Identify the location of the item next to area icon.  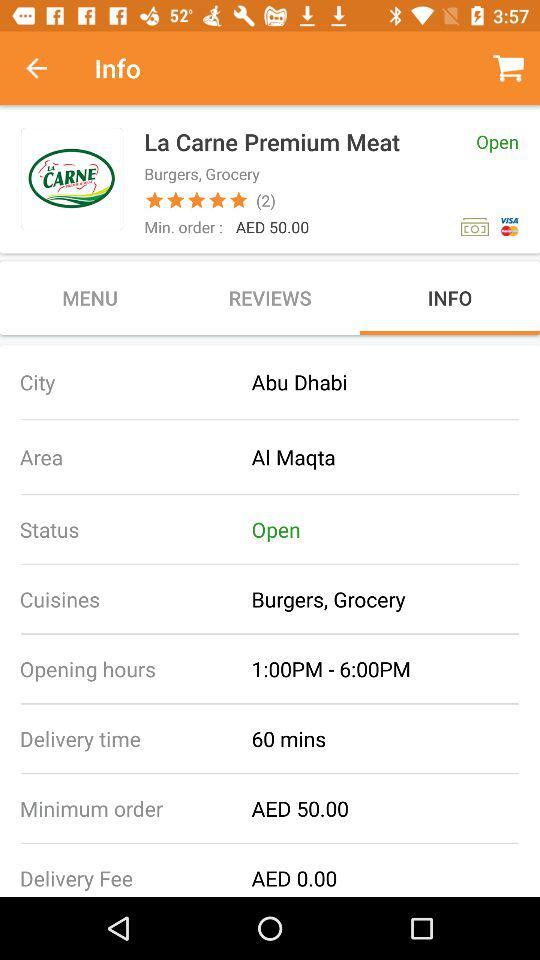
(395, 457).